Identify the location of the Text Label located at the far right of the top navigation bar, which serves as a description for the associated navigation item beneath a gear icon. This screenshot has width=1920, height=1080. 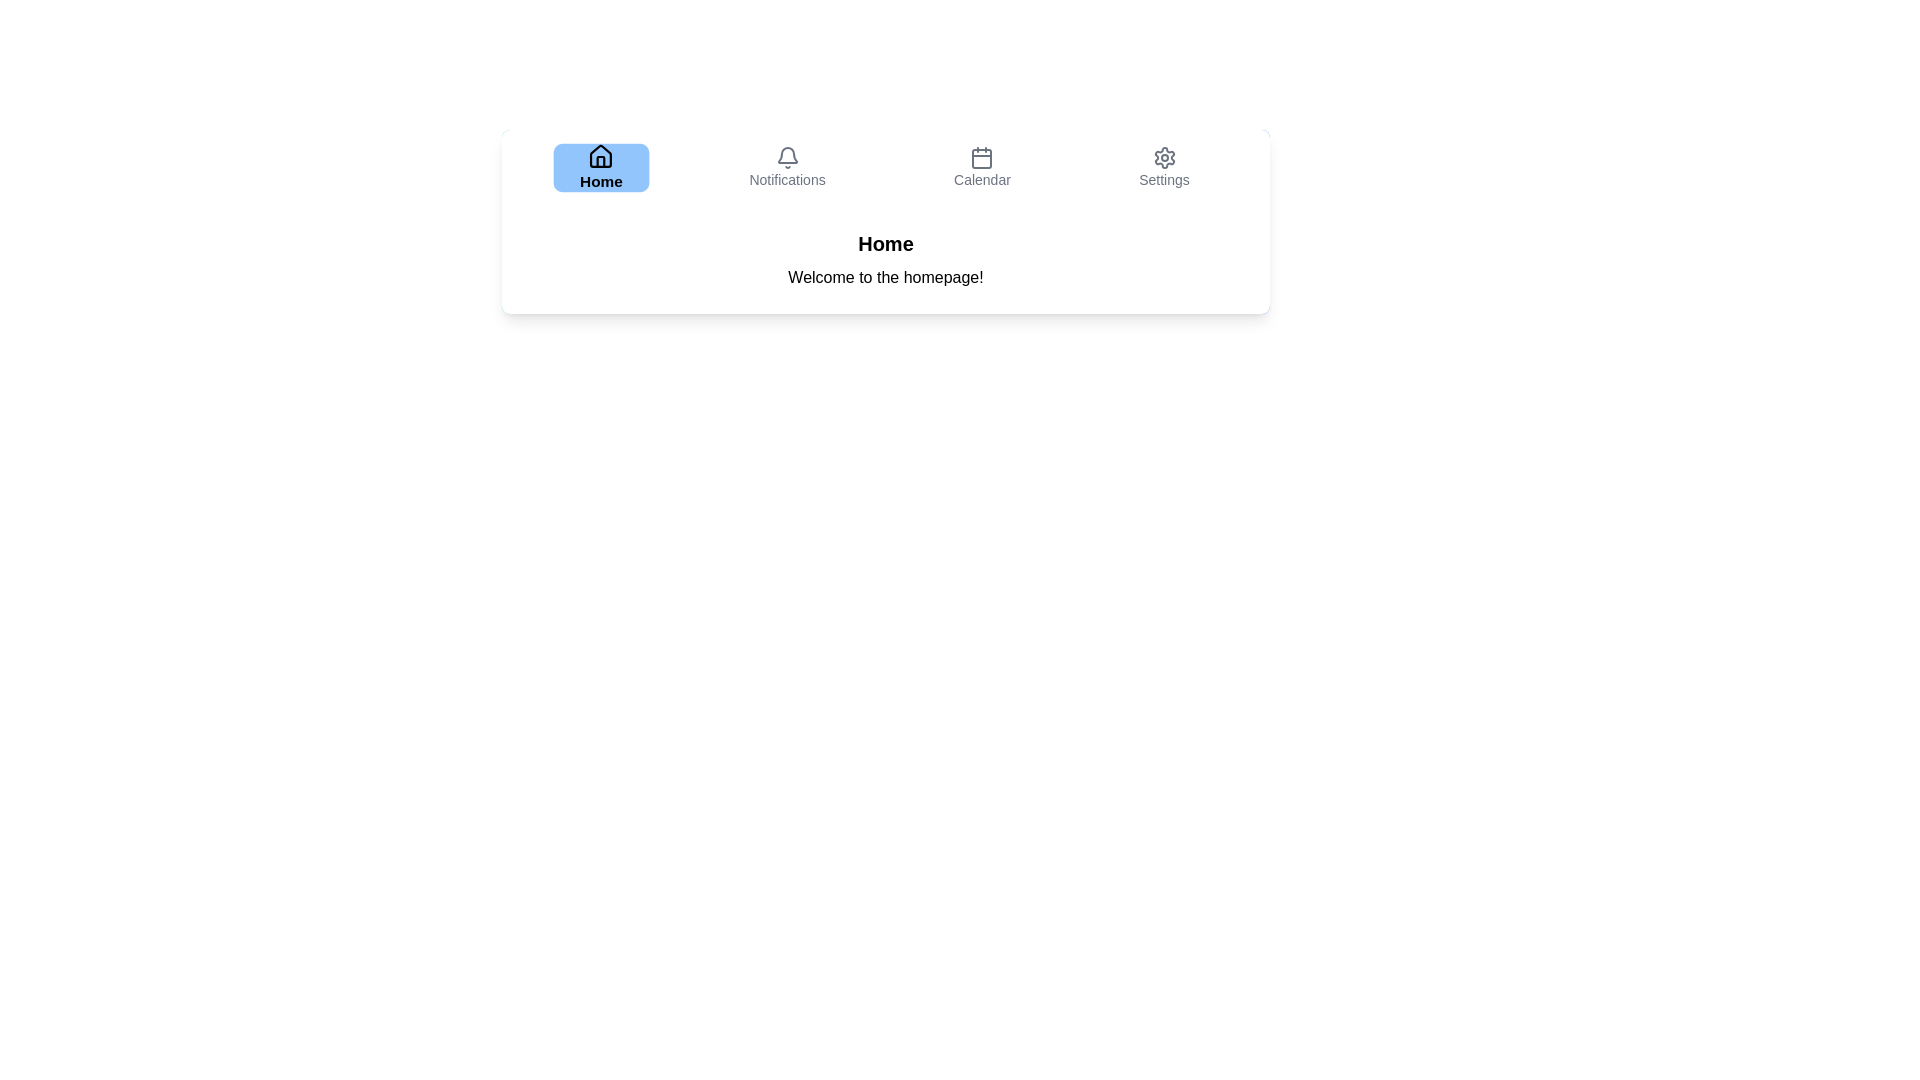
(1164, 180).